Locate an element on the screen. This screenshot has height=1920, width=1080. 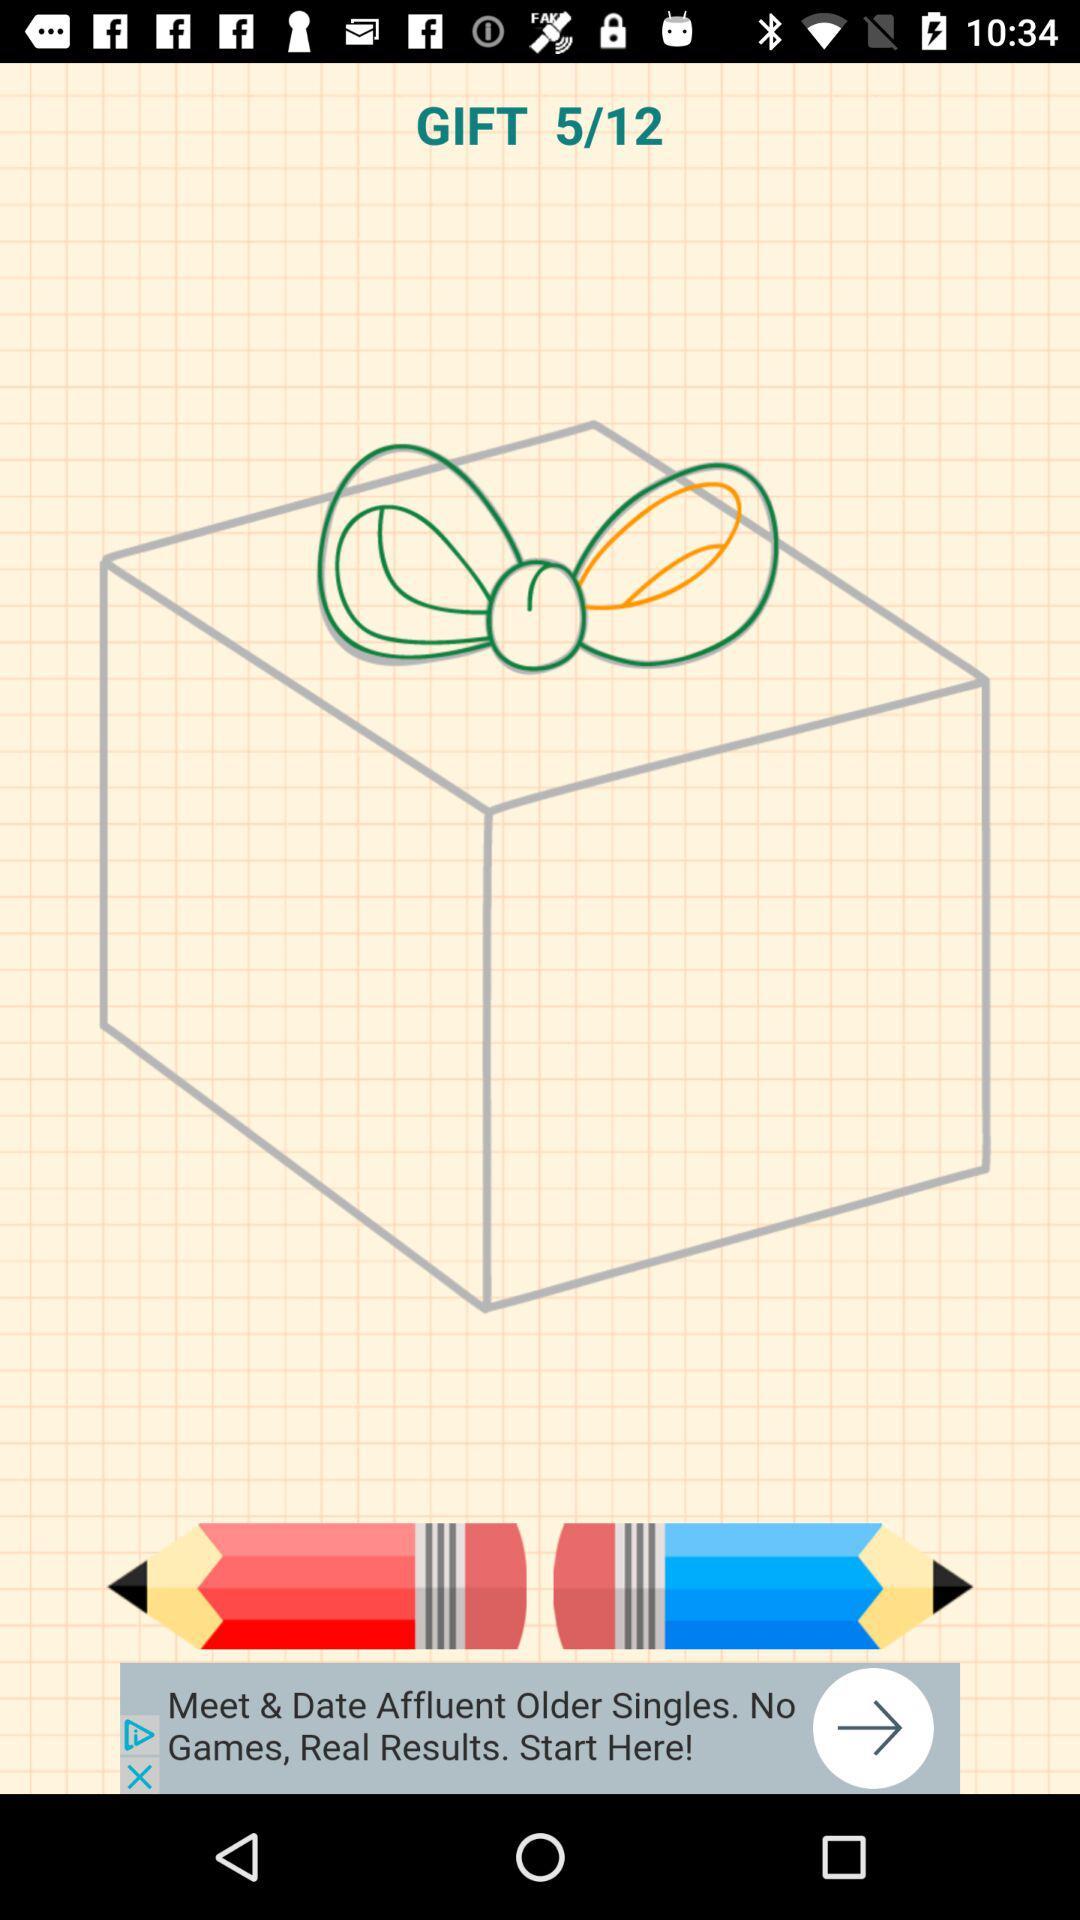
next is located at coordinates (763, 1585).